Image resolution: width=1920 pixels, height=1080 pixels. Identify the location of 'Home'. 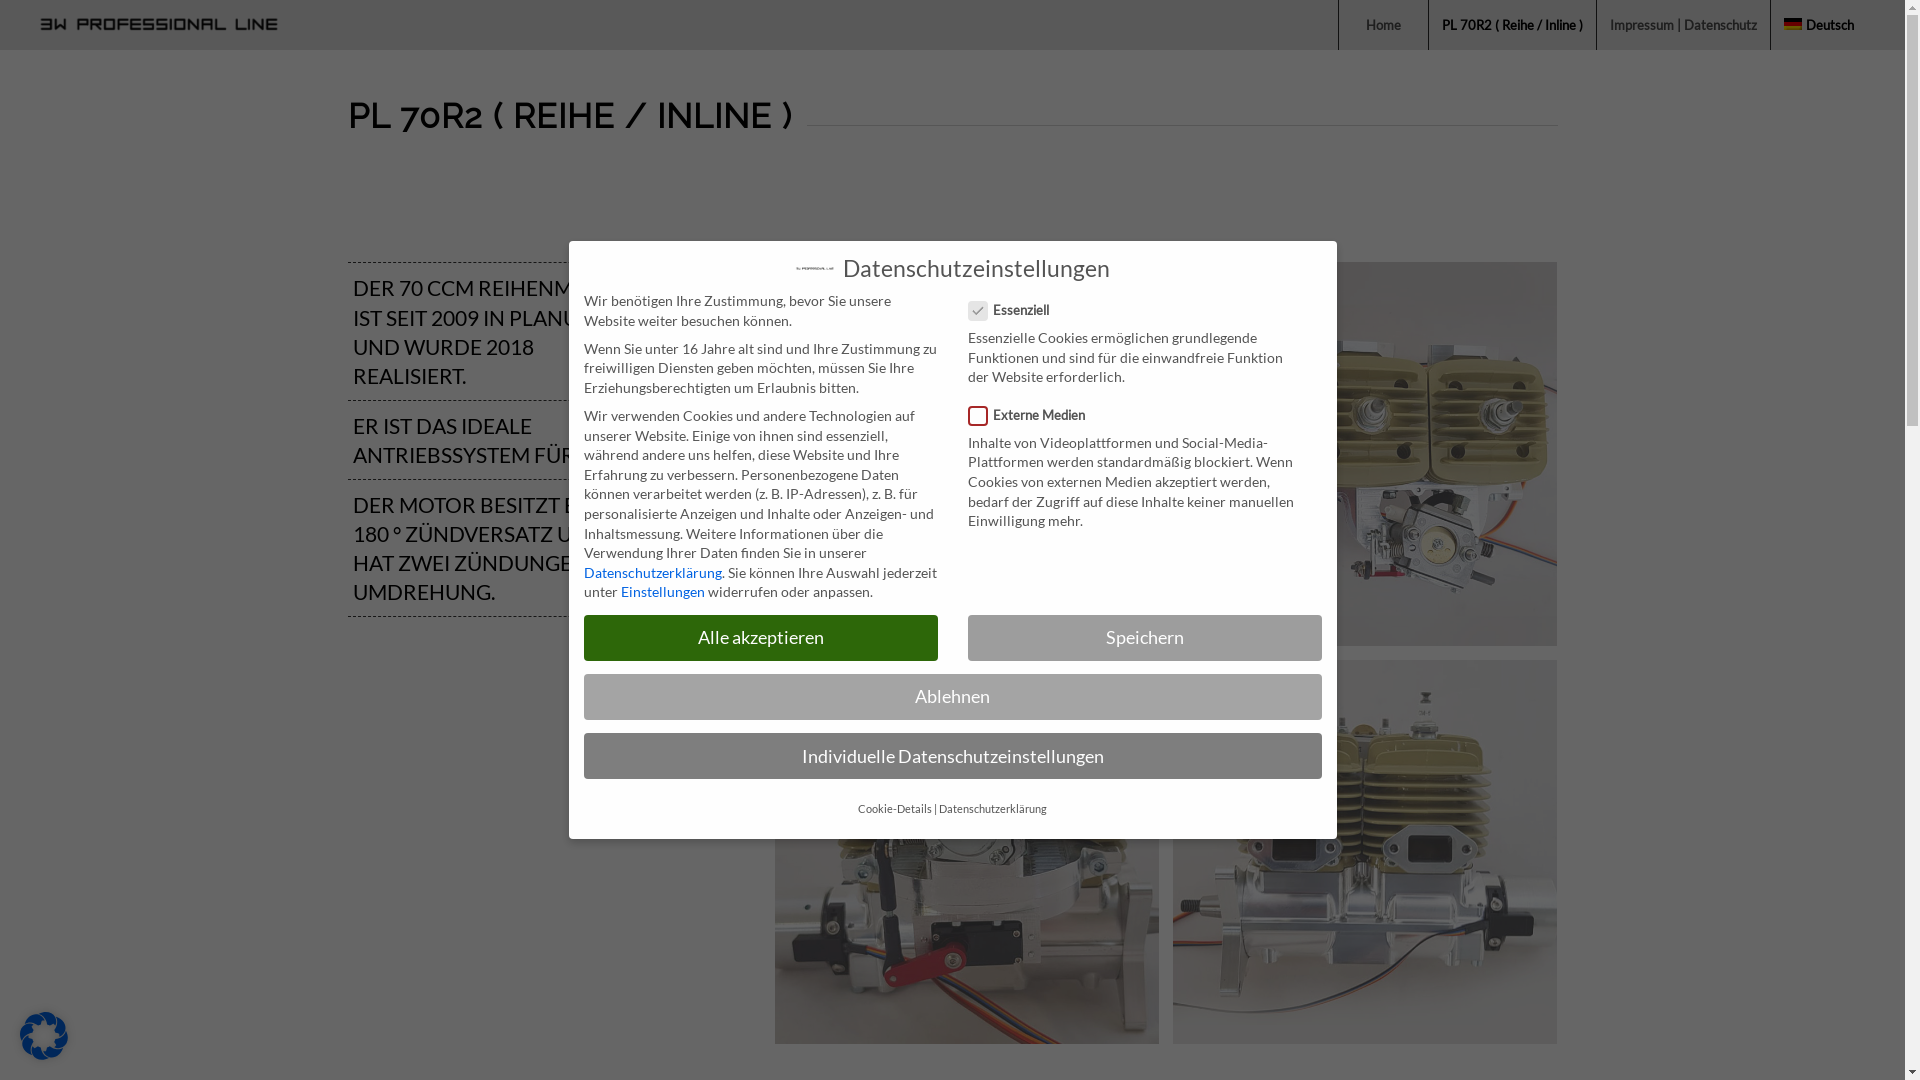
(1338, 24).